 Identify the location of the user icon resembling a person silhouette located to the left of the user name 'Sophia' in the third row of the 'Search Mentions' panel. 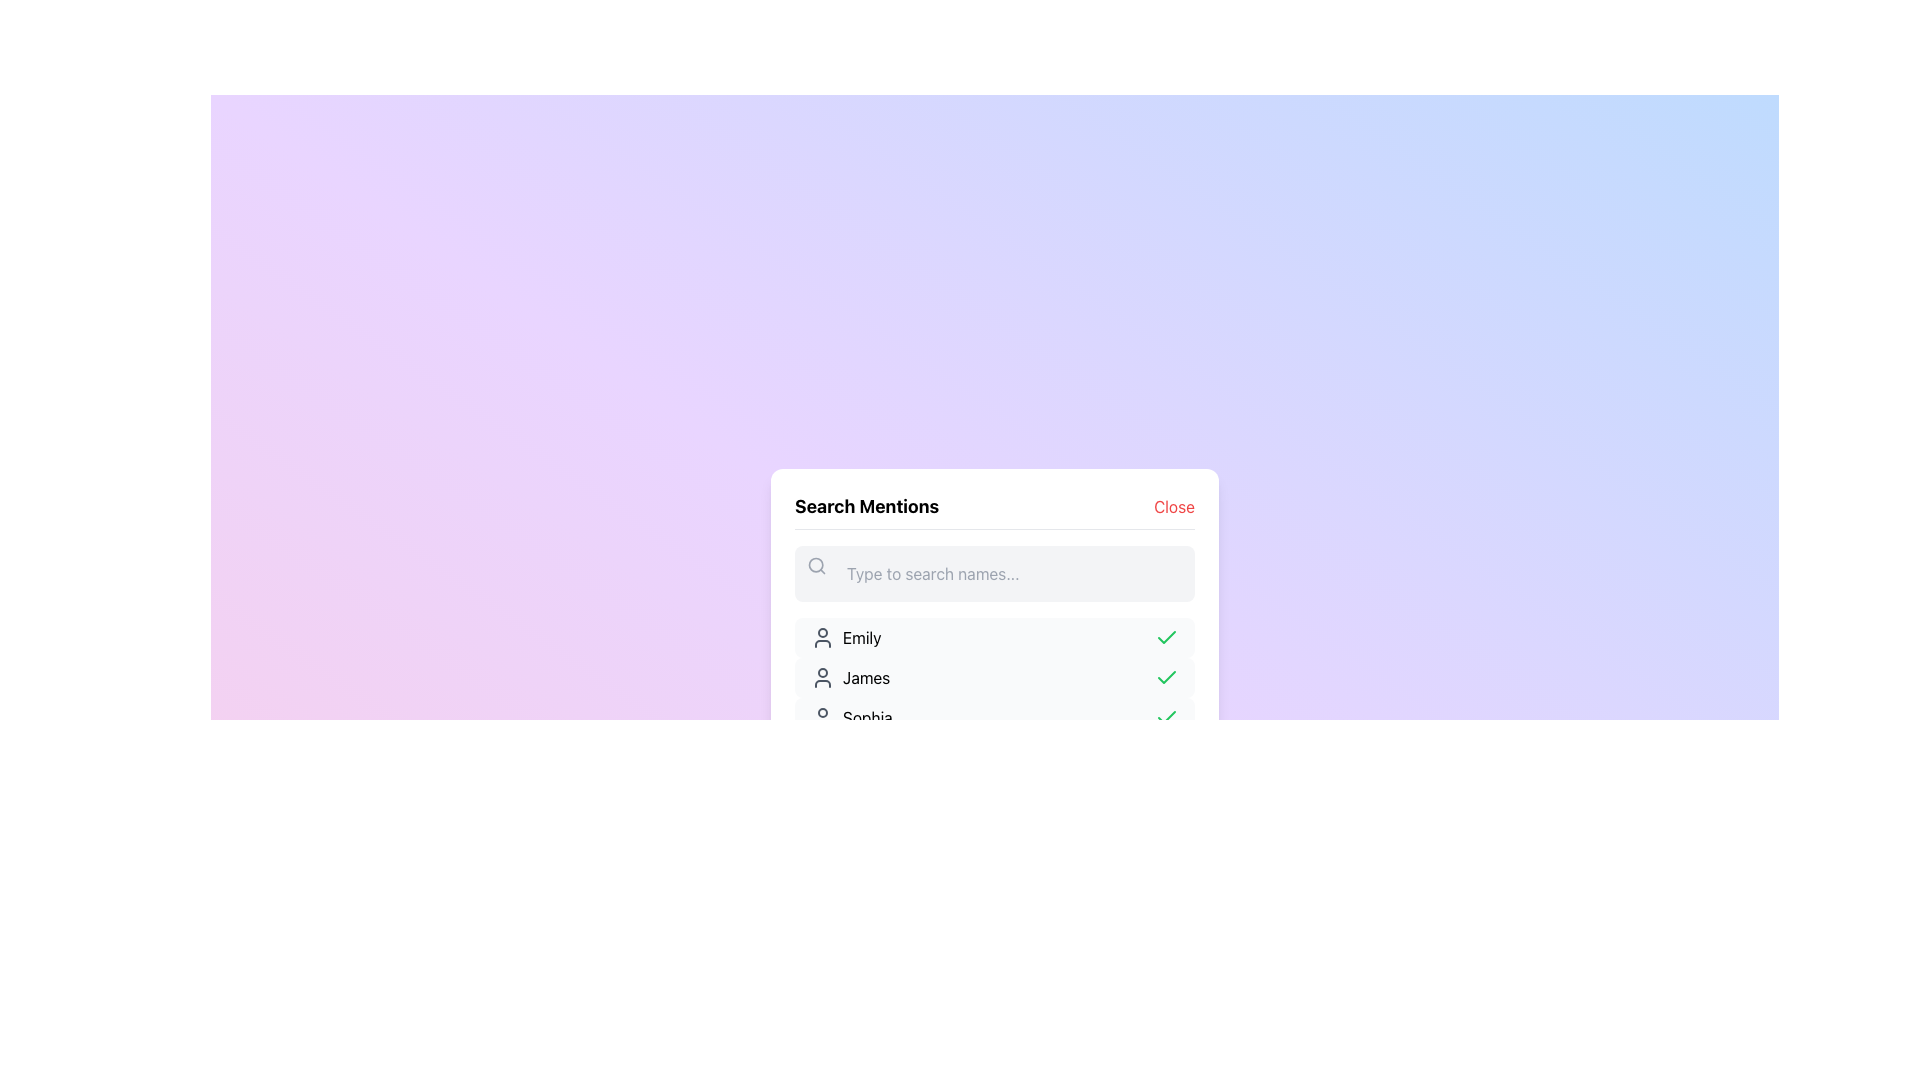
(822, 716).